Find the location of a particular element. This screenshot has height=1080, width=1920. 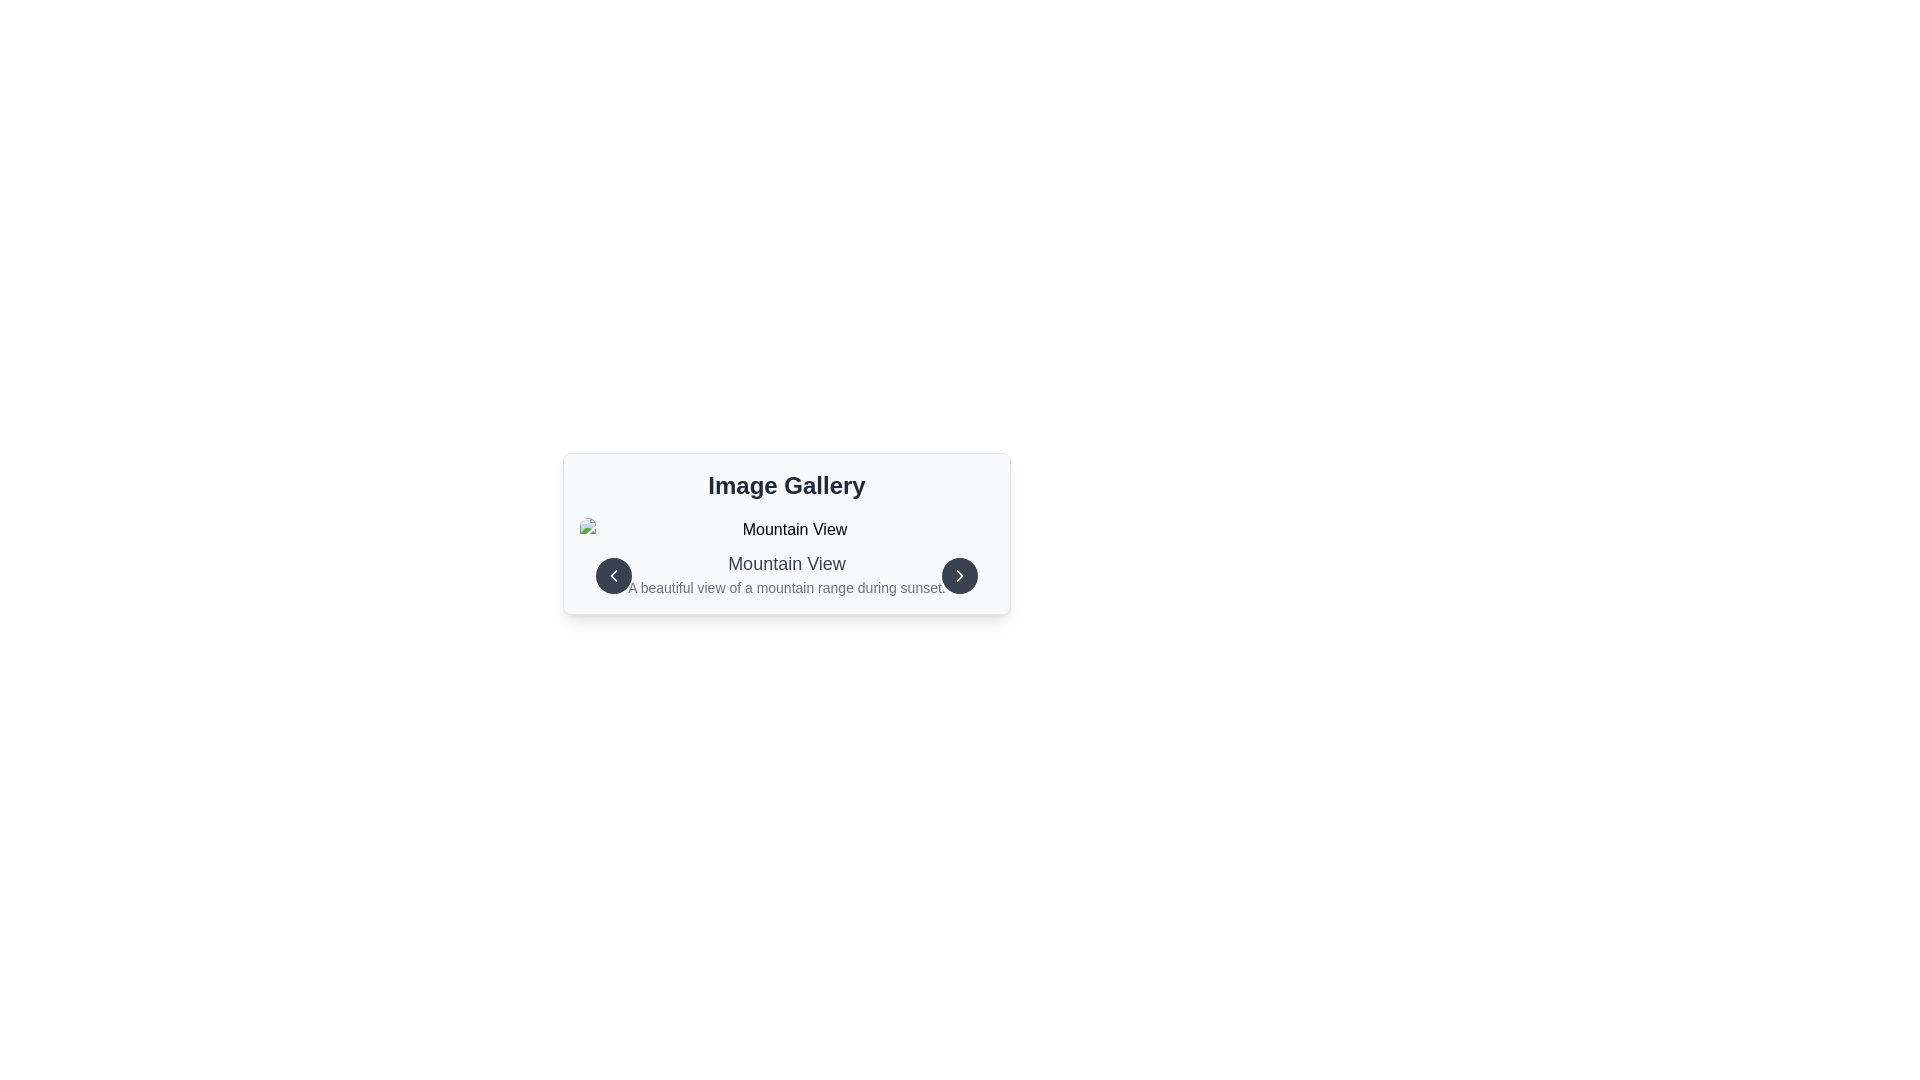

the rightmost circular button with a dark gray background and a white right-pointing chevron symbol is located at coordinates (960, 575).